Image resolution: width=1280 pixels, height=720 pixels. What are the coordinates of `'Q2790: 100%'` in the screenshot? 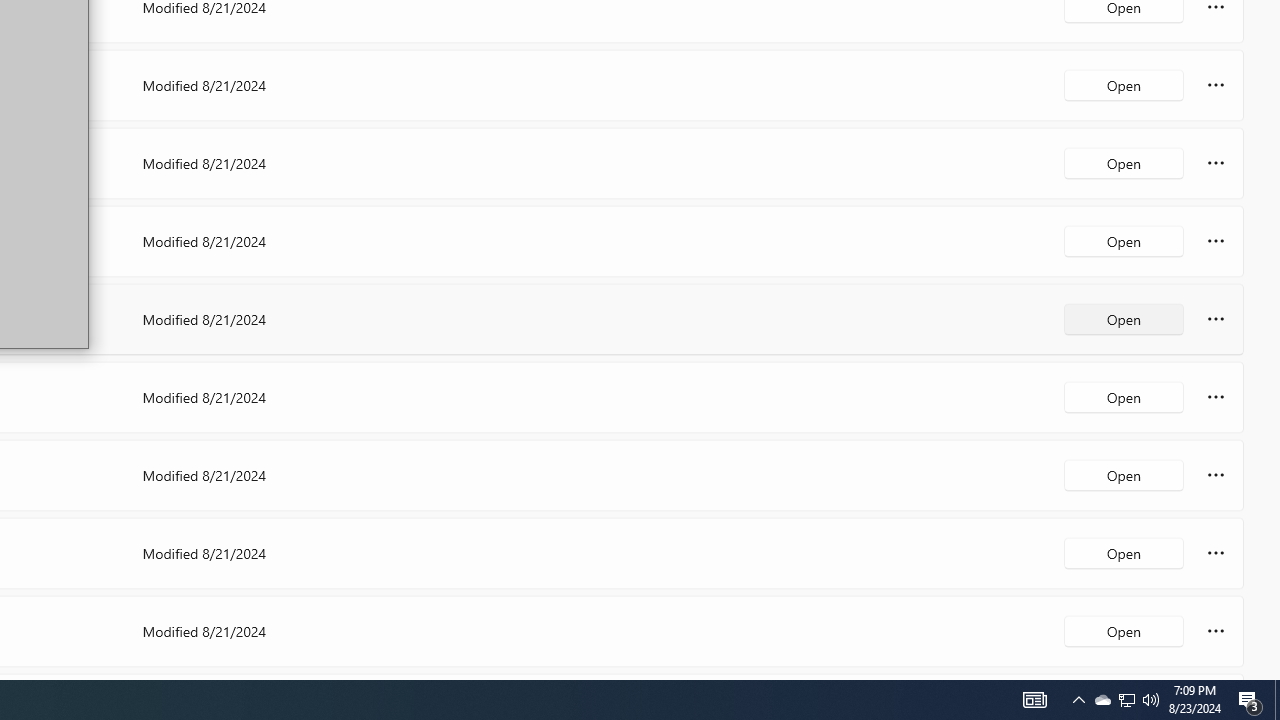 It's located at (1101, 698).